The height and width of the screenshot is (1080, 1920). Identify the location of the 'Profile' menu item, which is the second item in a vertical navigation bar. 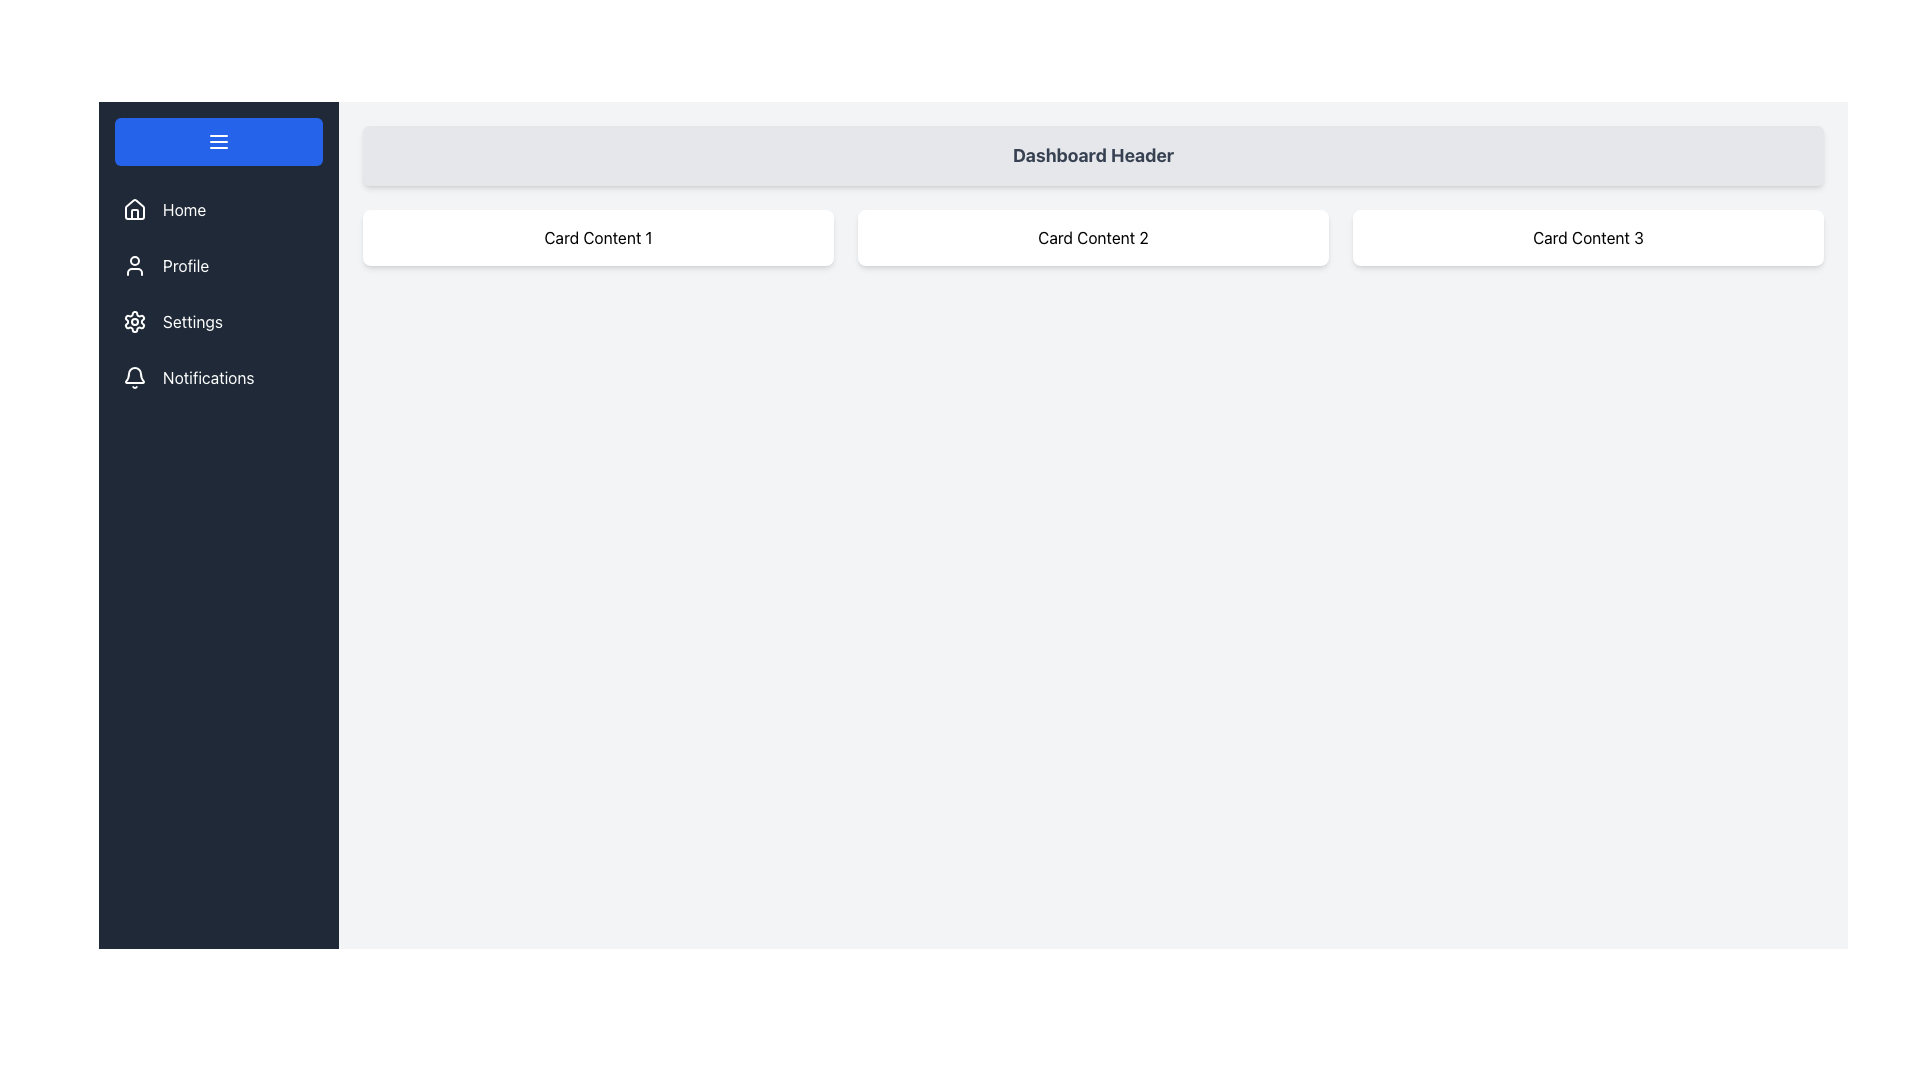
(219, 265).